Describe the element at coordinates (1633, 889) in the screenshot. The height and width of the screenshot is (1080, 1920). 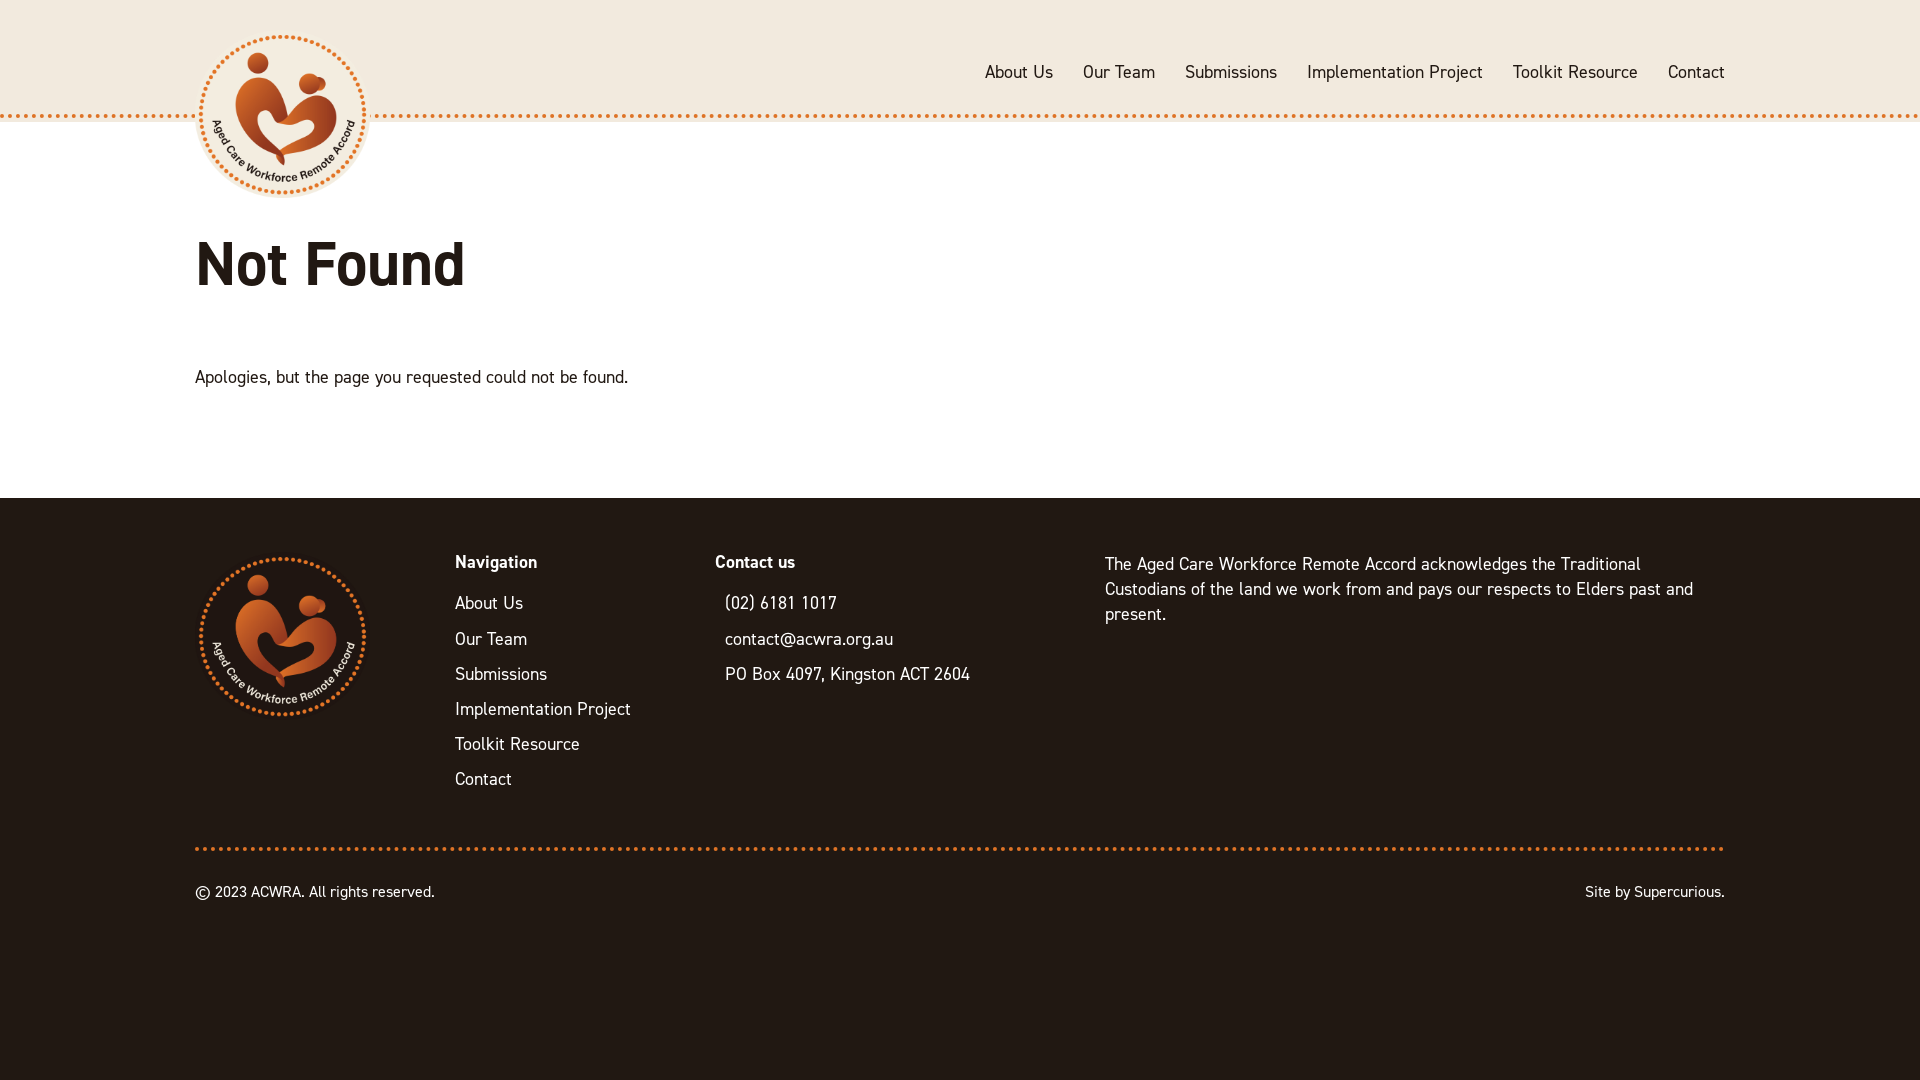
I see `'Supercurious'` at that location.